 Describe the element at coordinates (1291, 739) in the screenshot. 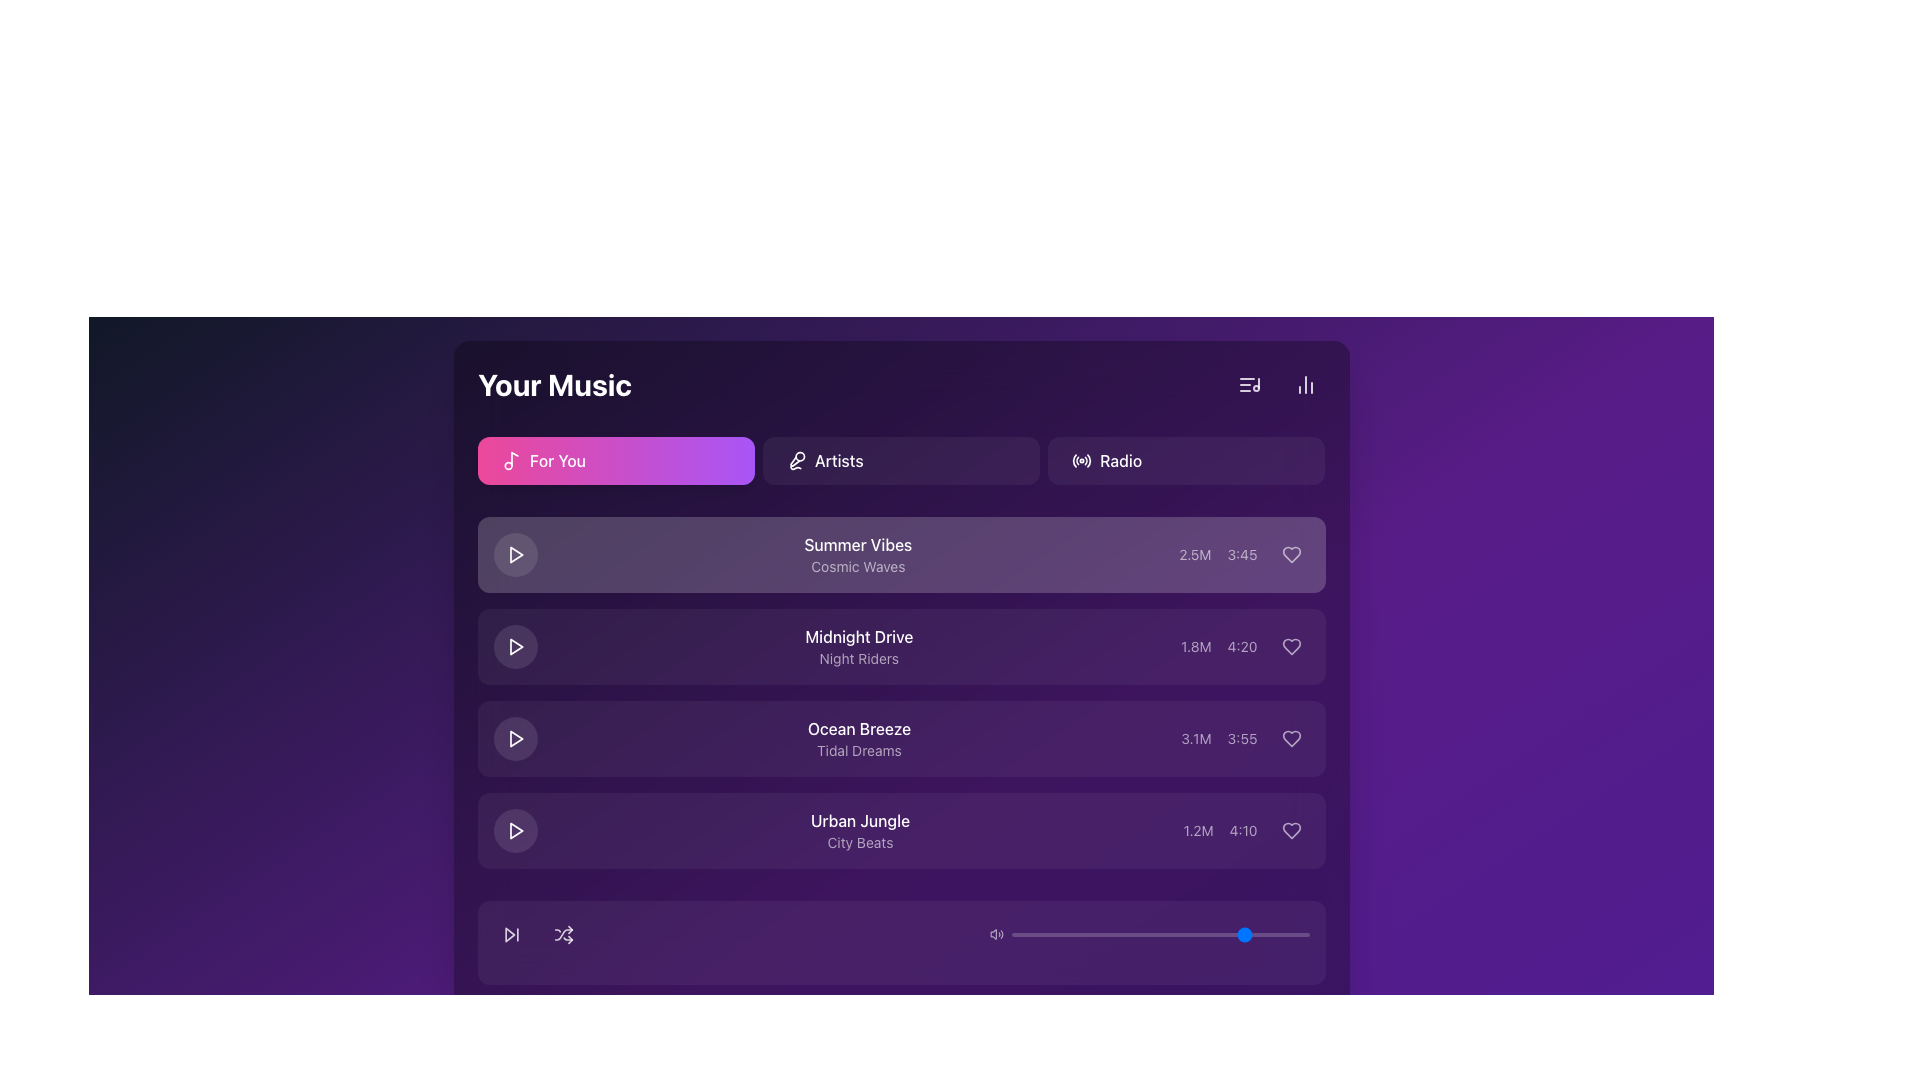

I see `the heart icon for the track 'Ocean Breeze'` at that location.